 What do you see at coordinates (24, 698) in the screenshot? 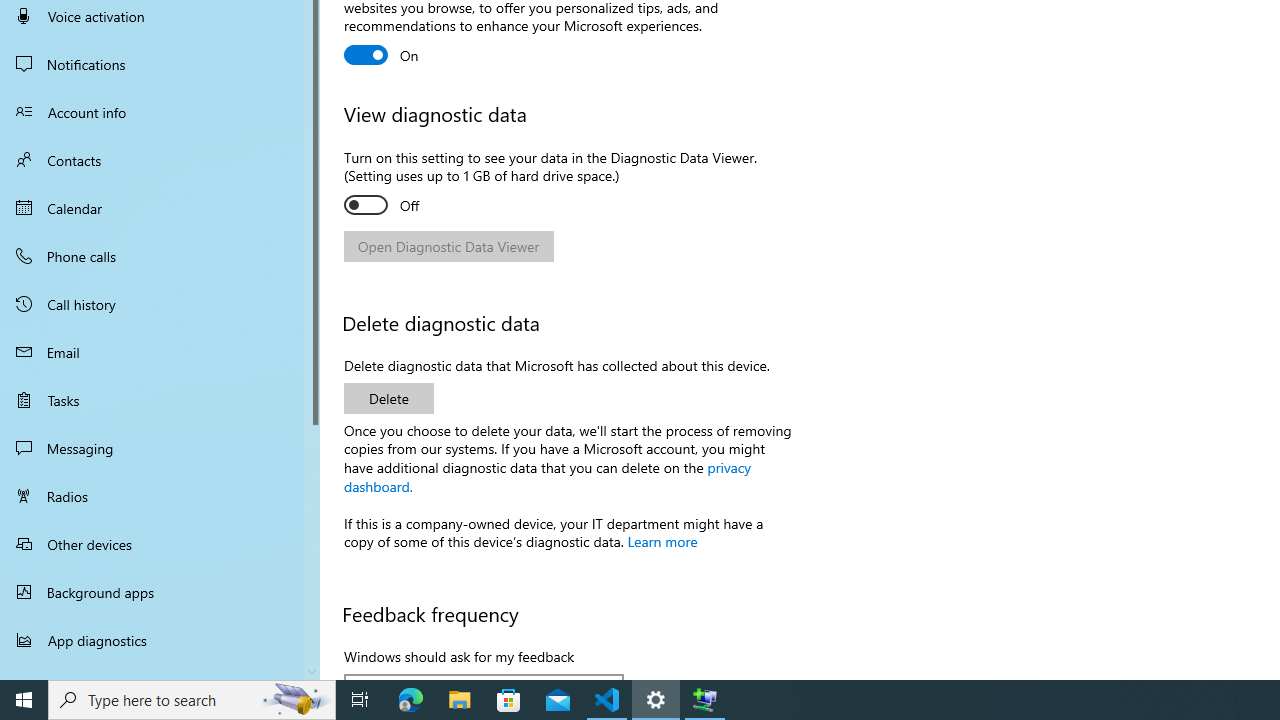
I see `'Start'` at bounding box center [24, 698].